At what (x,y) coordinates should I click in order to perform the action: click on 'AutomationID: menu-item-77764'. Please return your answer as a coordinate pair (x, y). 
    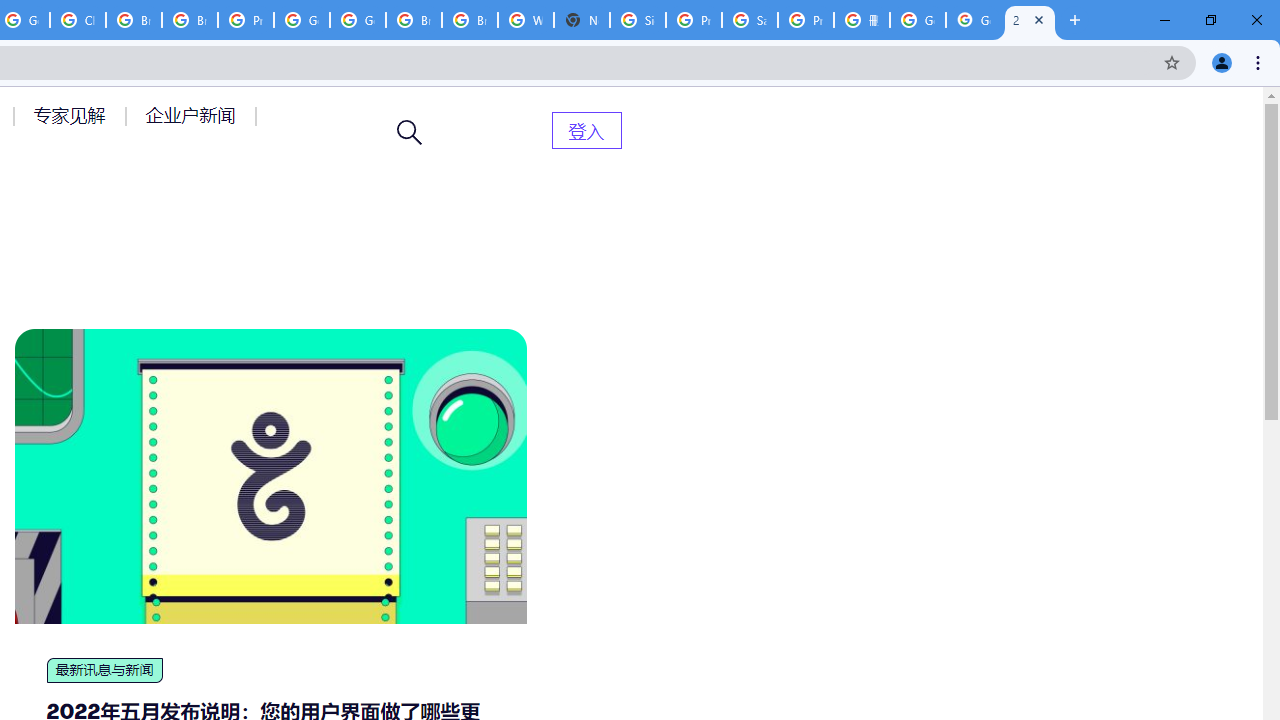
    Looking at the image, I should click on (72, 115).